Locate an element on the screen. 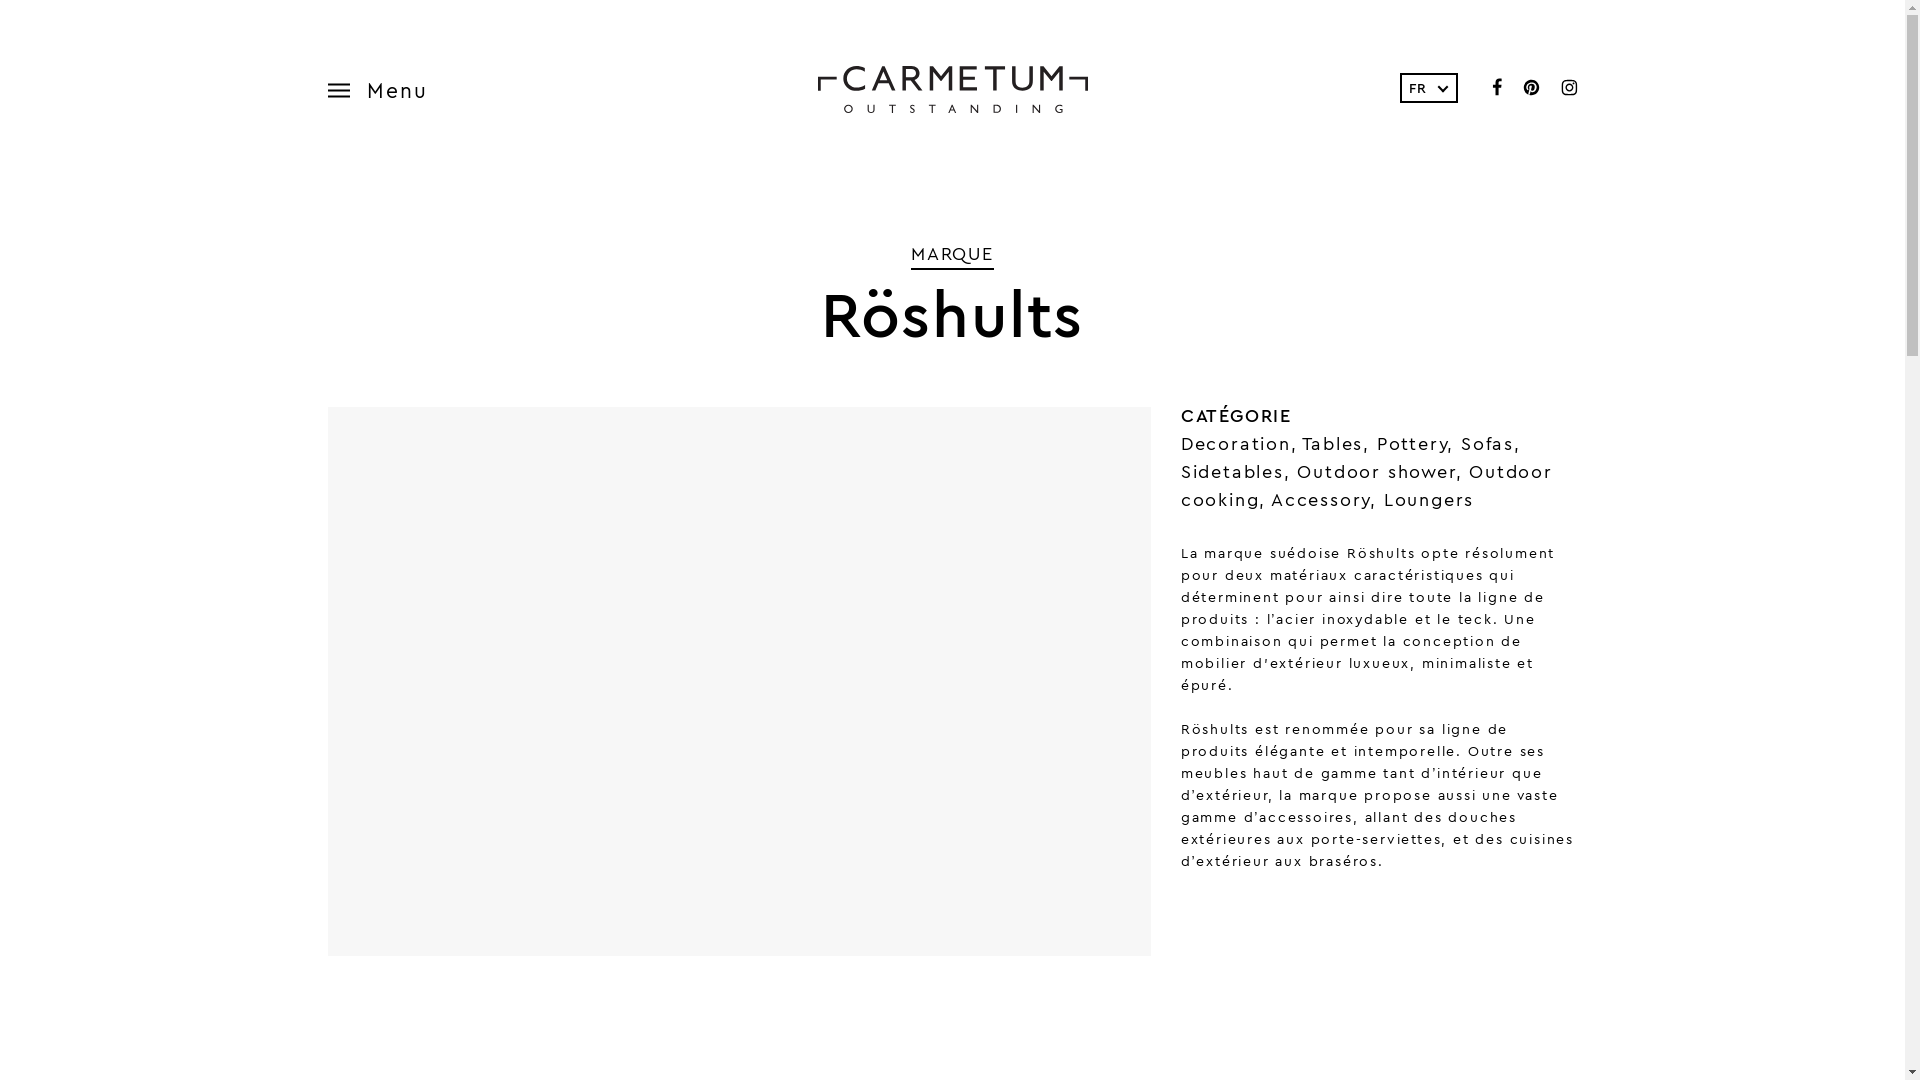 The height and width of the screenshot is (1080, 1920). 'Menu' is located at coordinates (327, 88).